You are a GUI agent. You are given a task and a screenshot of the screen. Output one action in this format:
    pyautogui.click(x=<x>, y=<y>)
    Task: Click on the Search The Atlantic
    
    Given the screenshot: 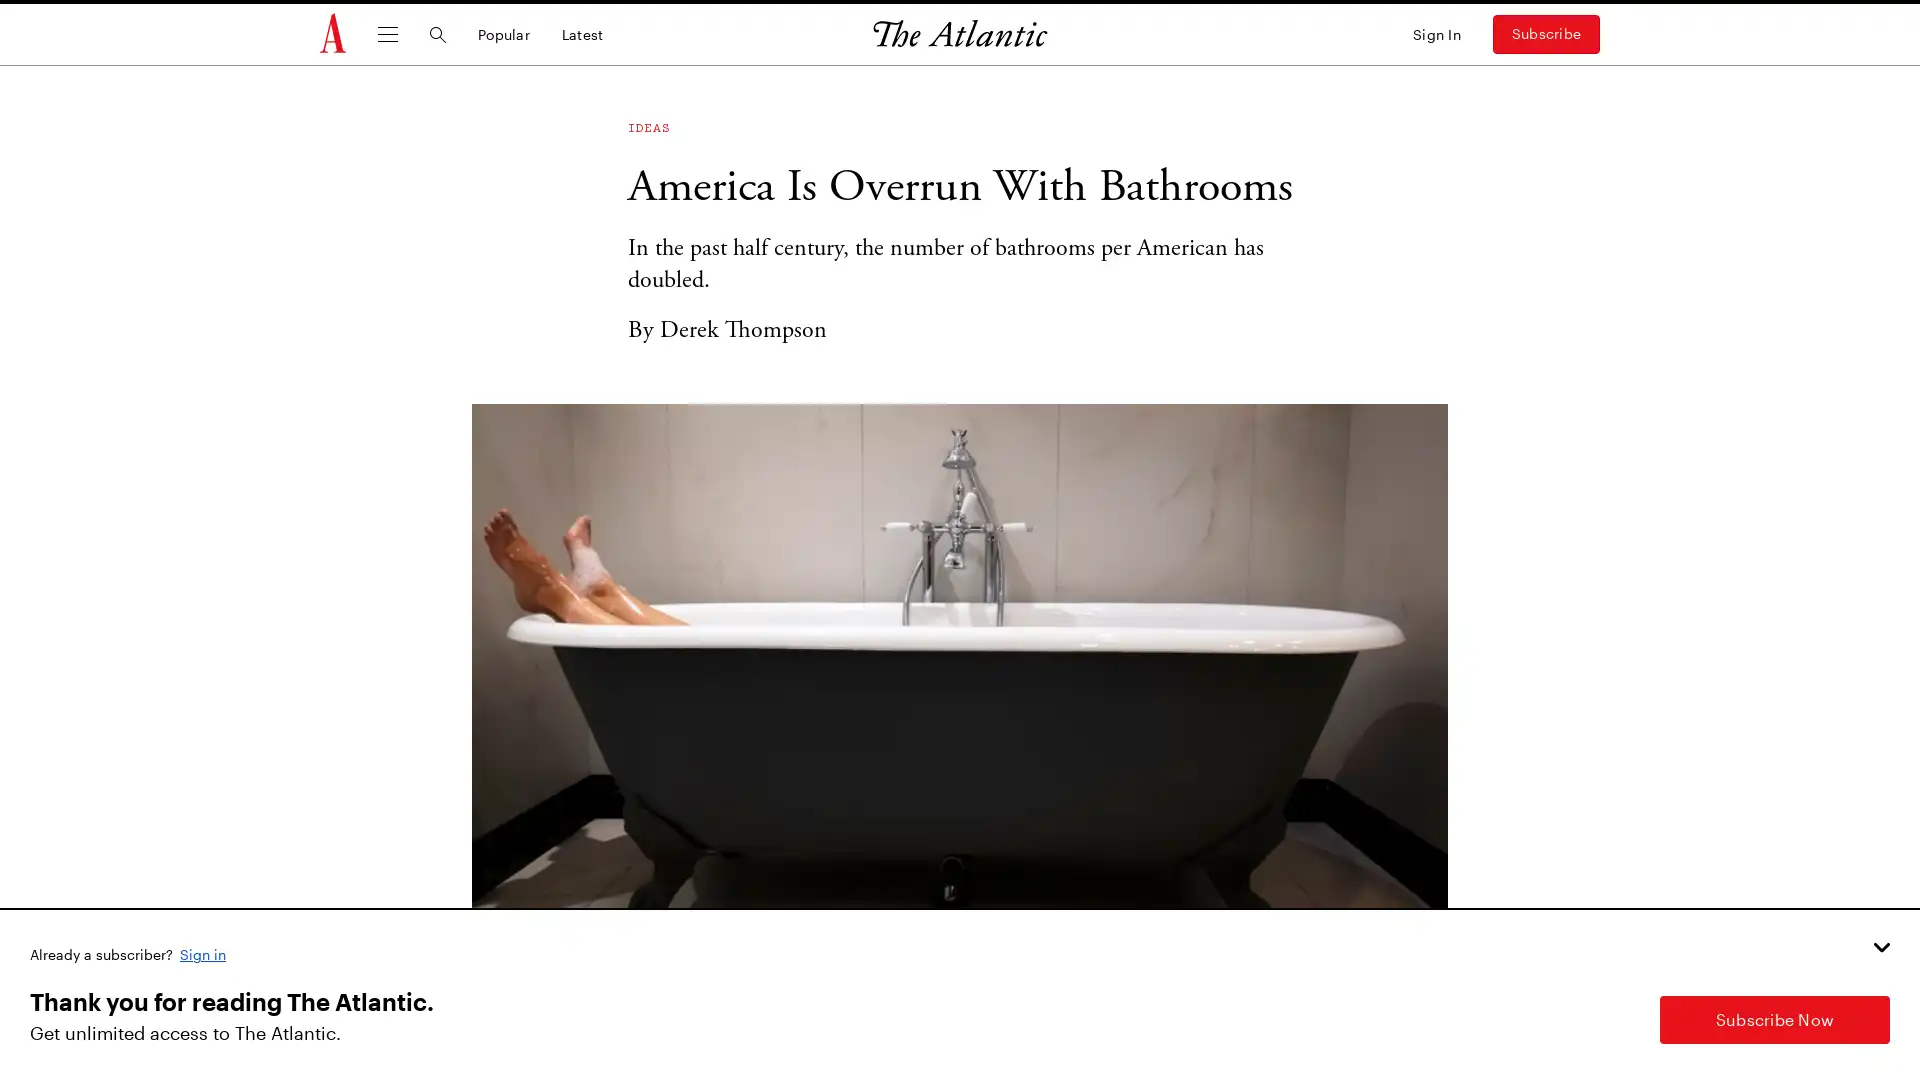 What is the action you would take?
    pyautogui.click(x=436, y=34)
    